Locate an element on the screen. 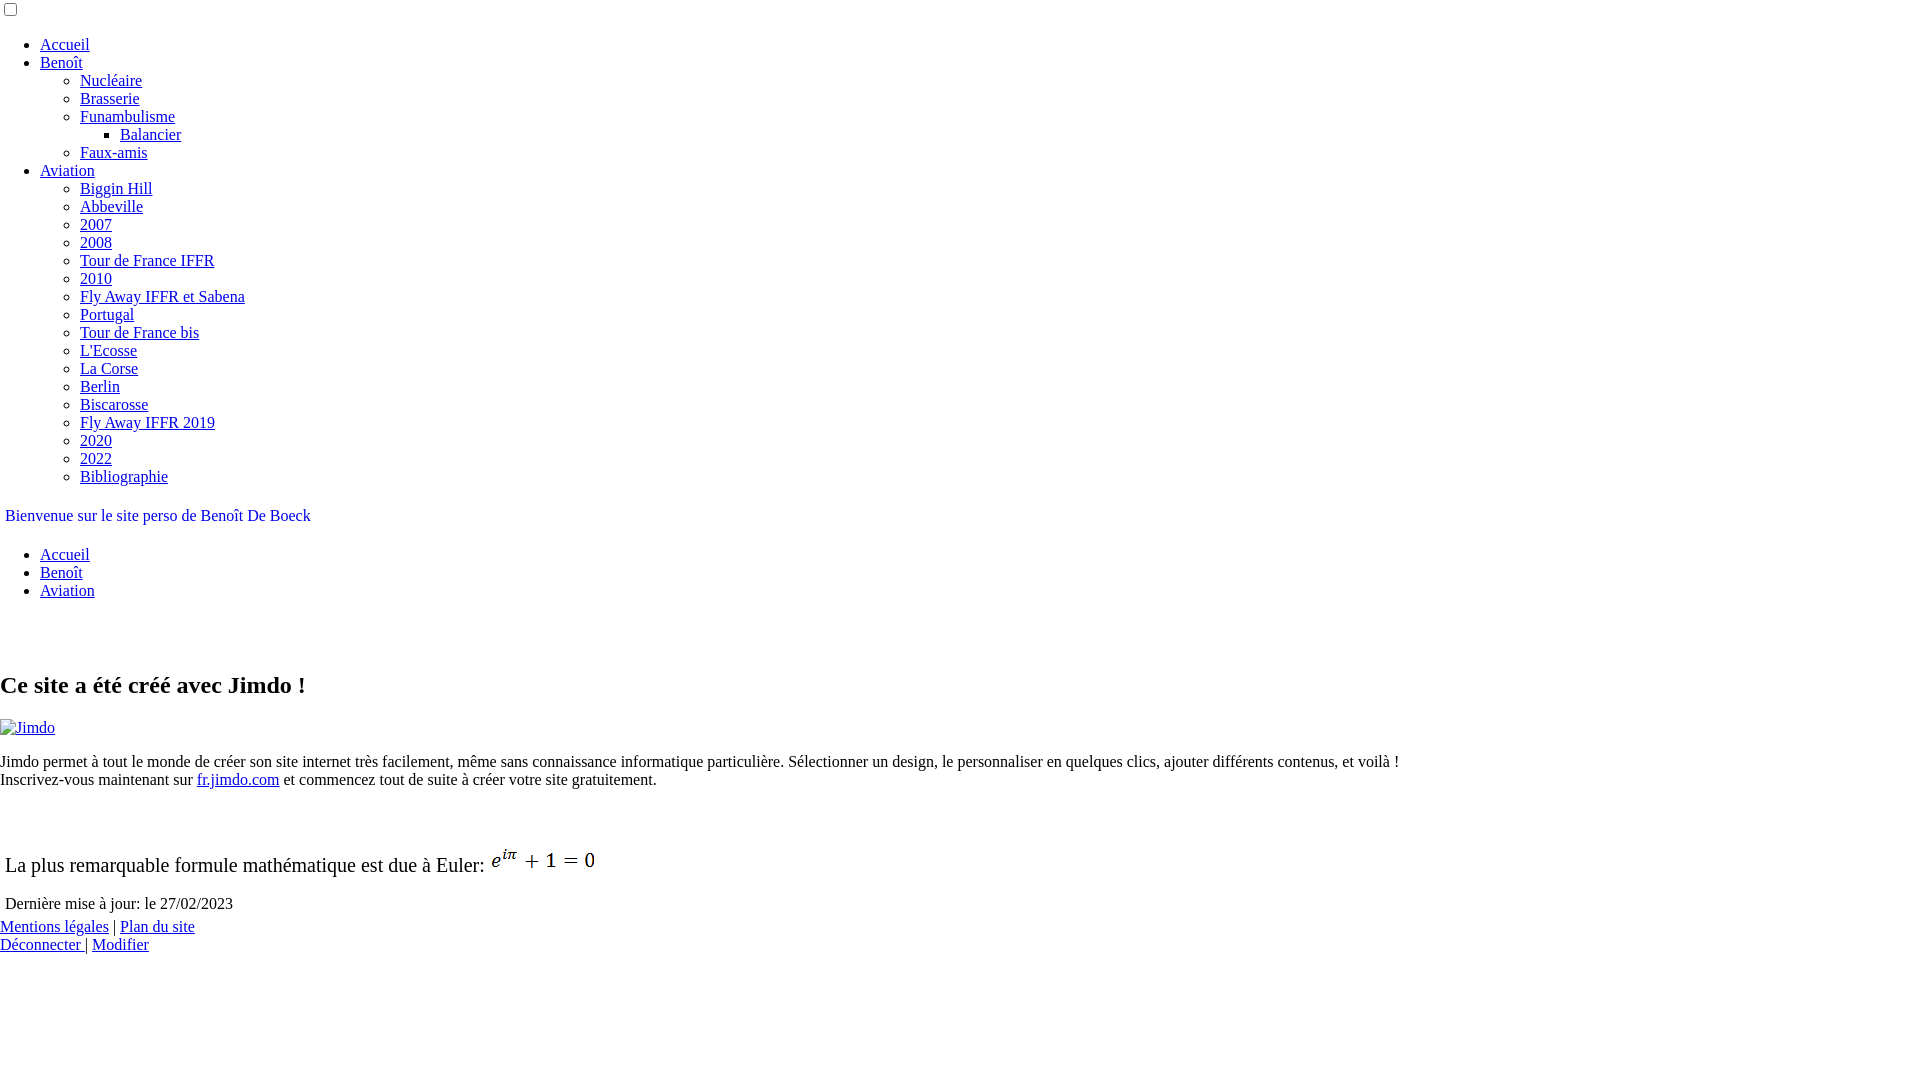 This screenshot has width=1920, height=1080. 'Fly Away IFFR 2019' is located at coordinates (146, 421).